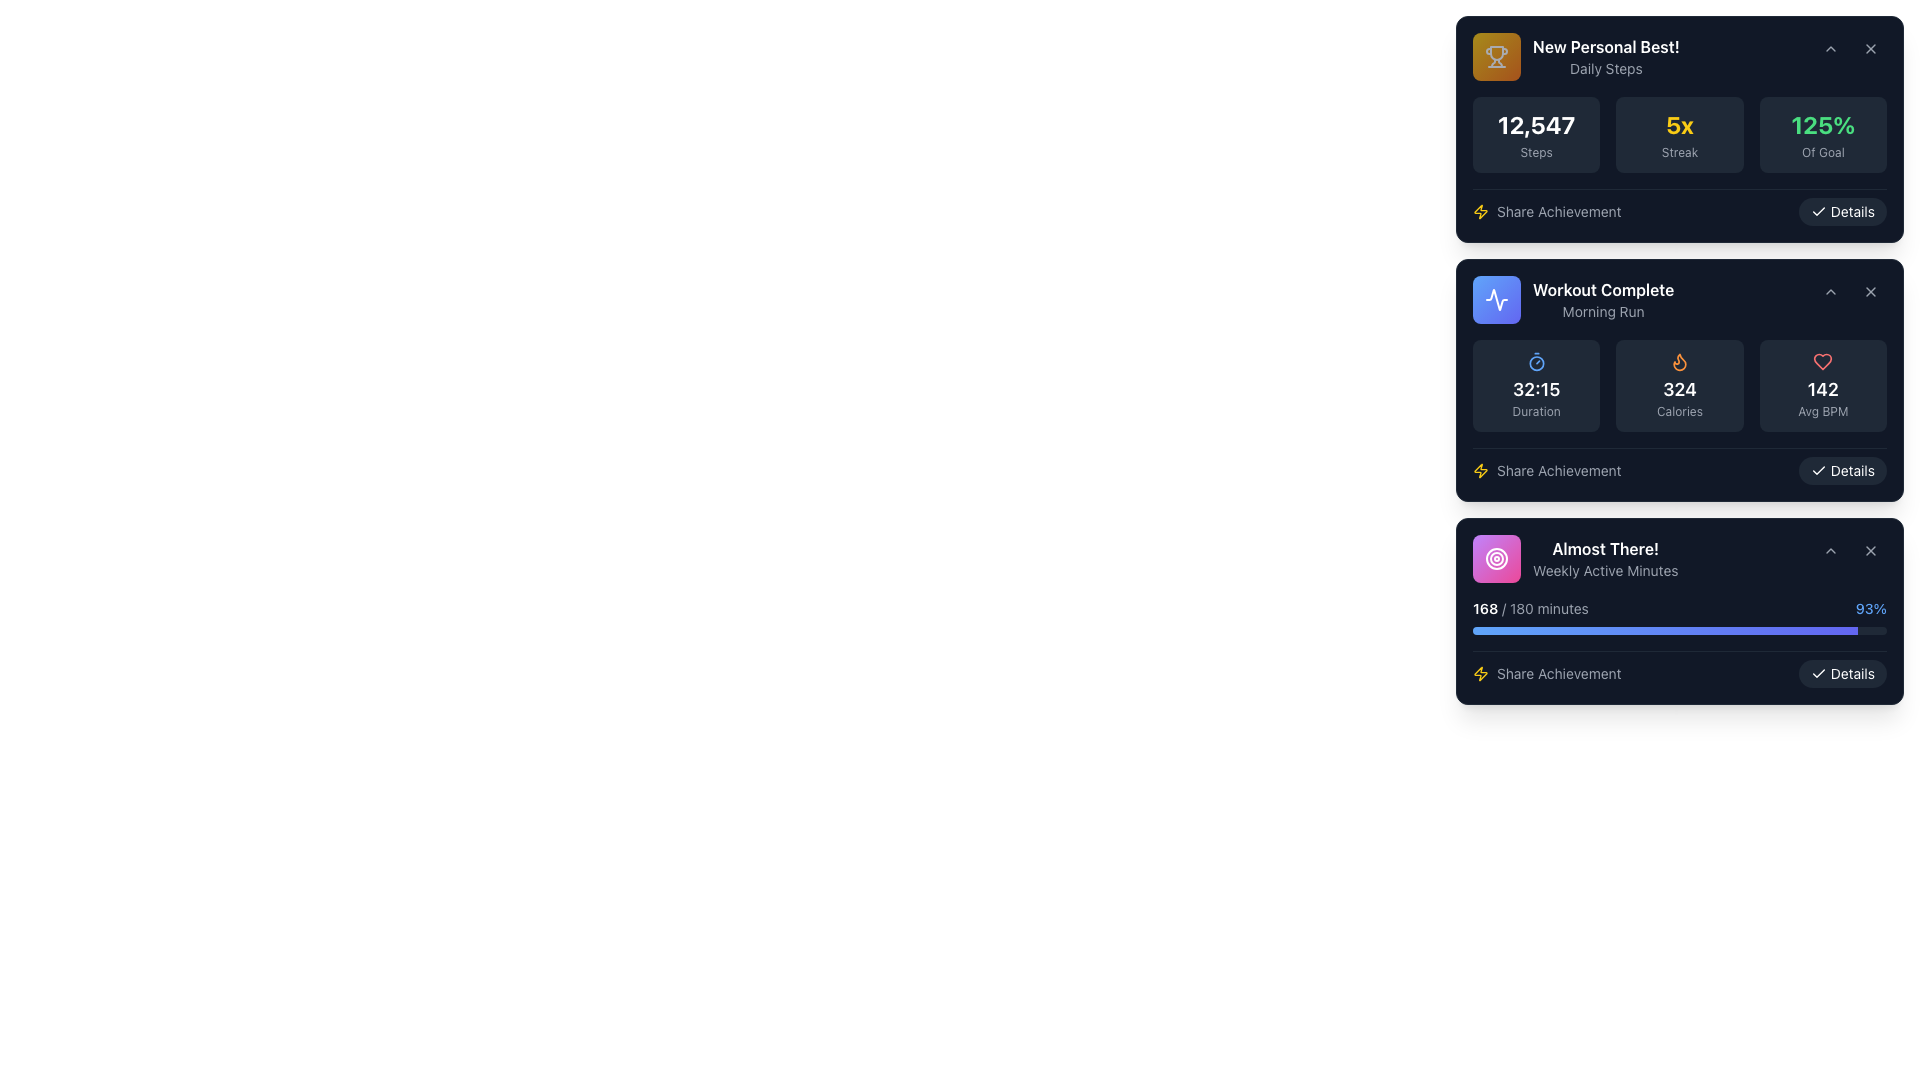  Describe the element at coordinates (1497, 300) in the screenshot. I see `the 'Workout Complete' icon located in the upper-left corner of the 'Workout Complete' card, which is positioned to the left of the text 'Workout Complete Morning Run'` at that location.